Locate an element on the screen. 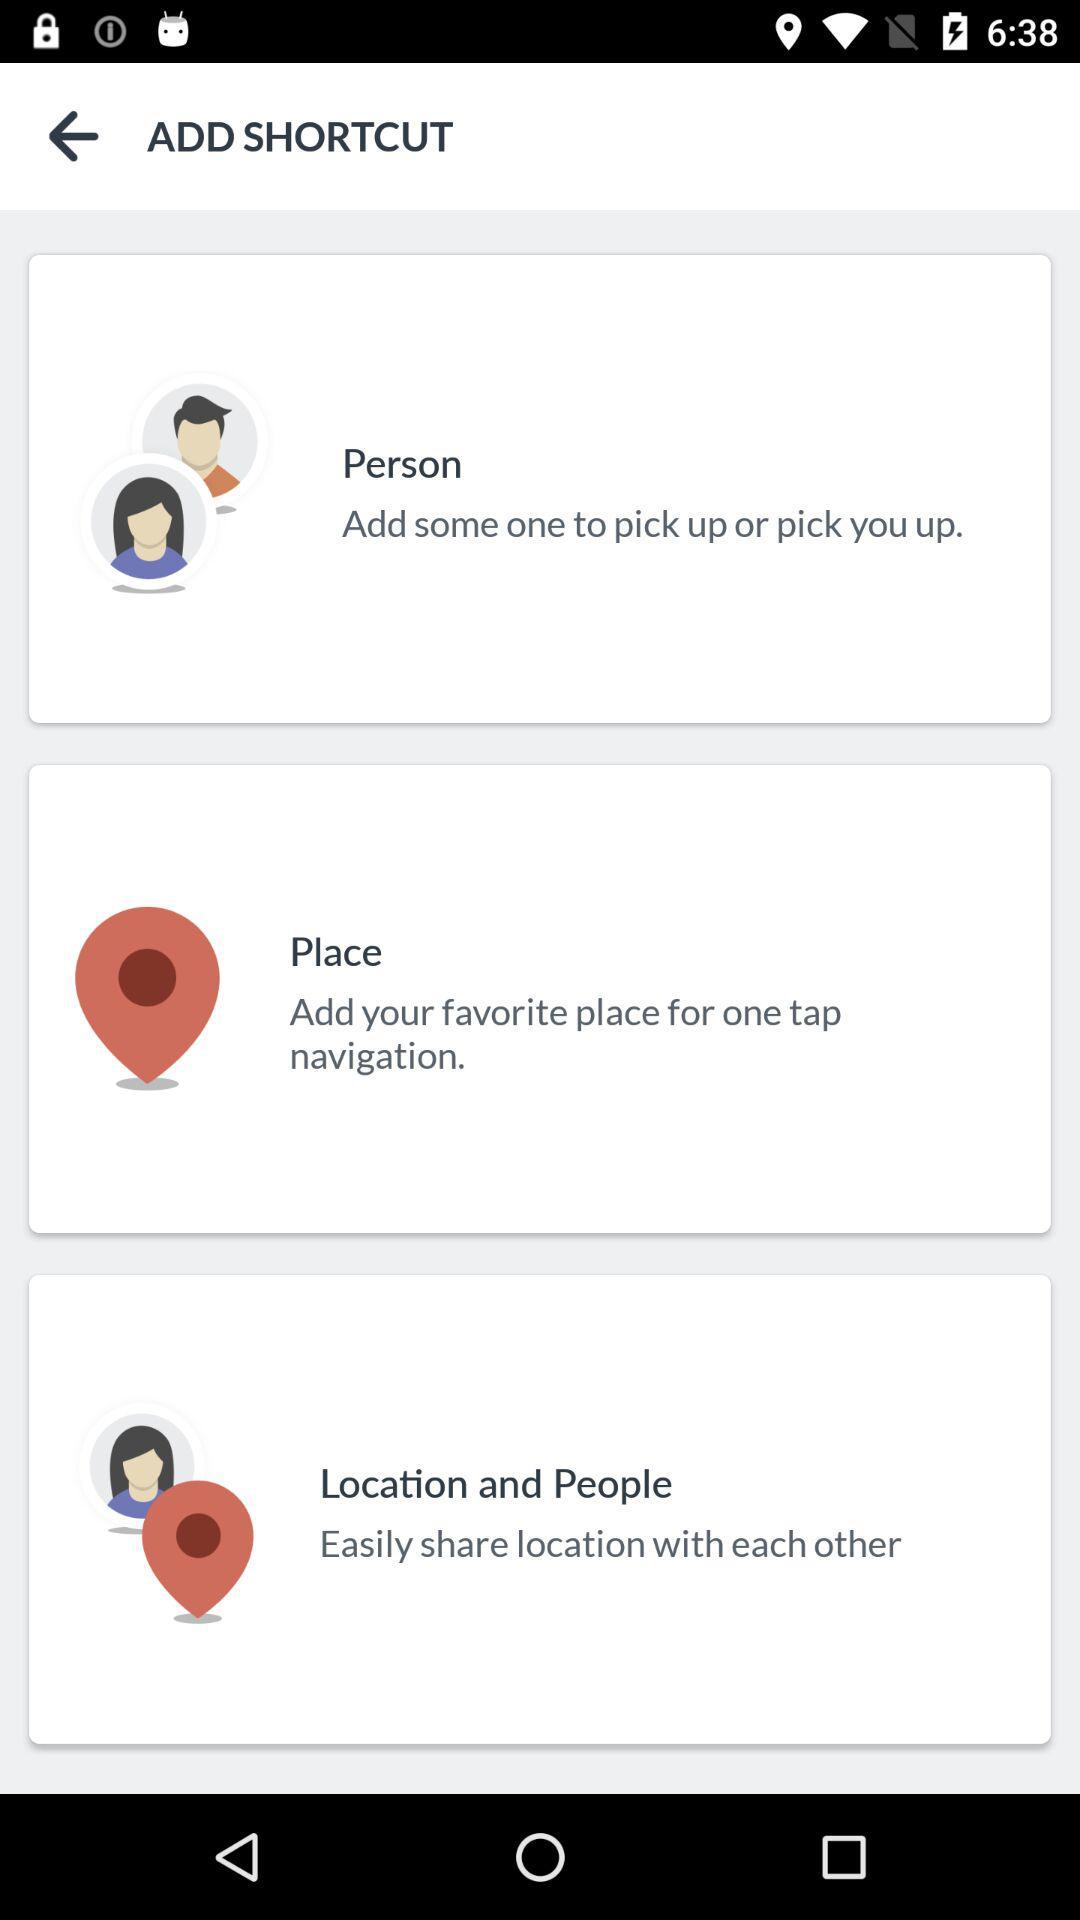  go back is located at coordinates (72, 135).